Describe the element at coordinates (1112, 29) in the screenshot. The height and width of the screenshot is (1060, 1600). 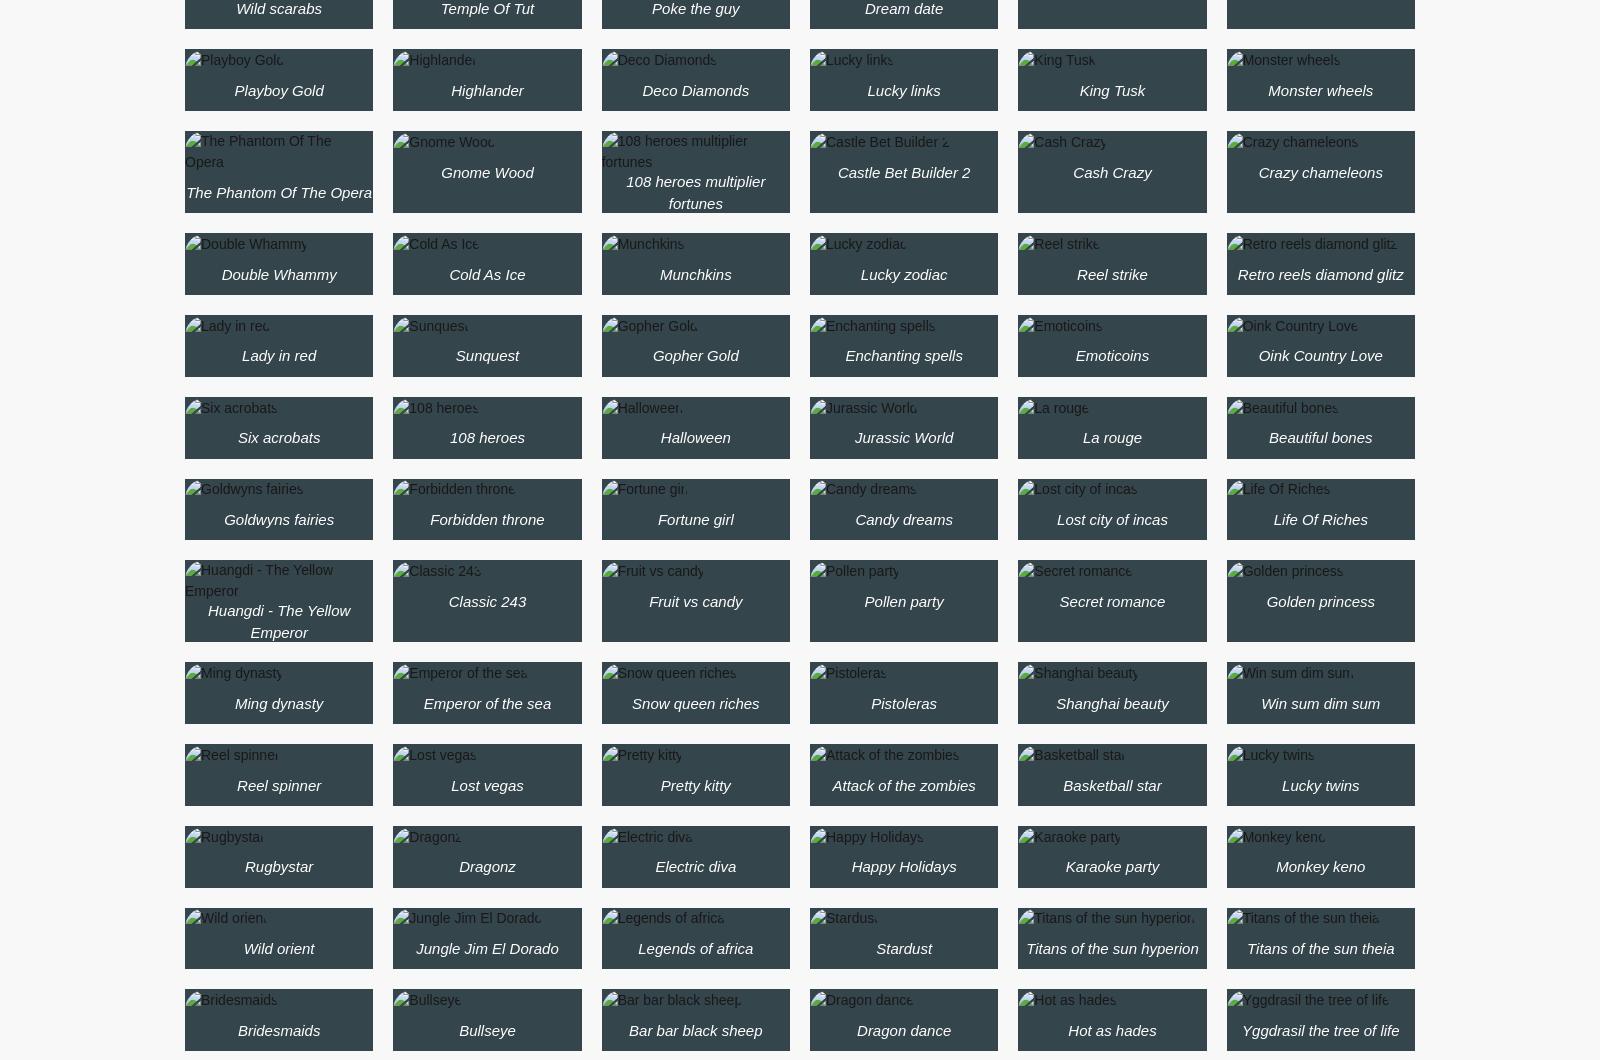
I see `'Aces and faces 4 play power poker'` at that location.